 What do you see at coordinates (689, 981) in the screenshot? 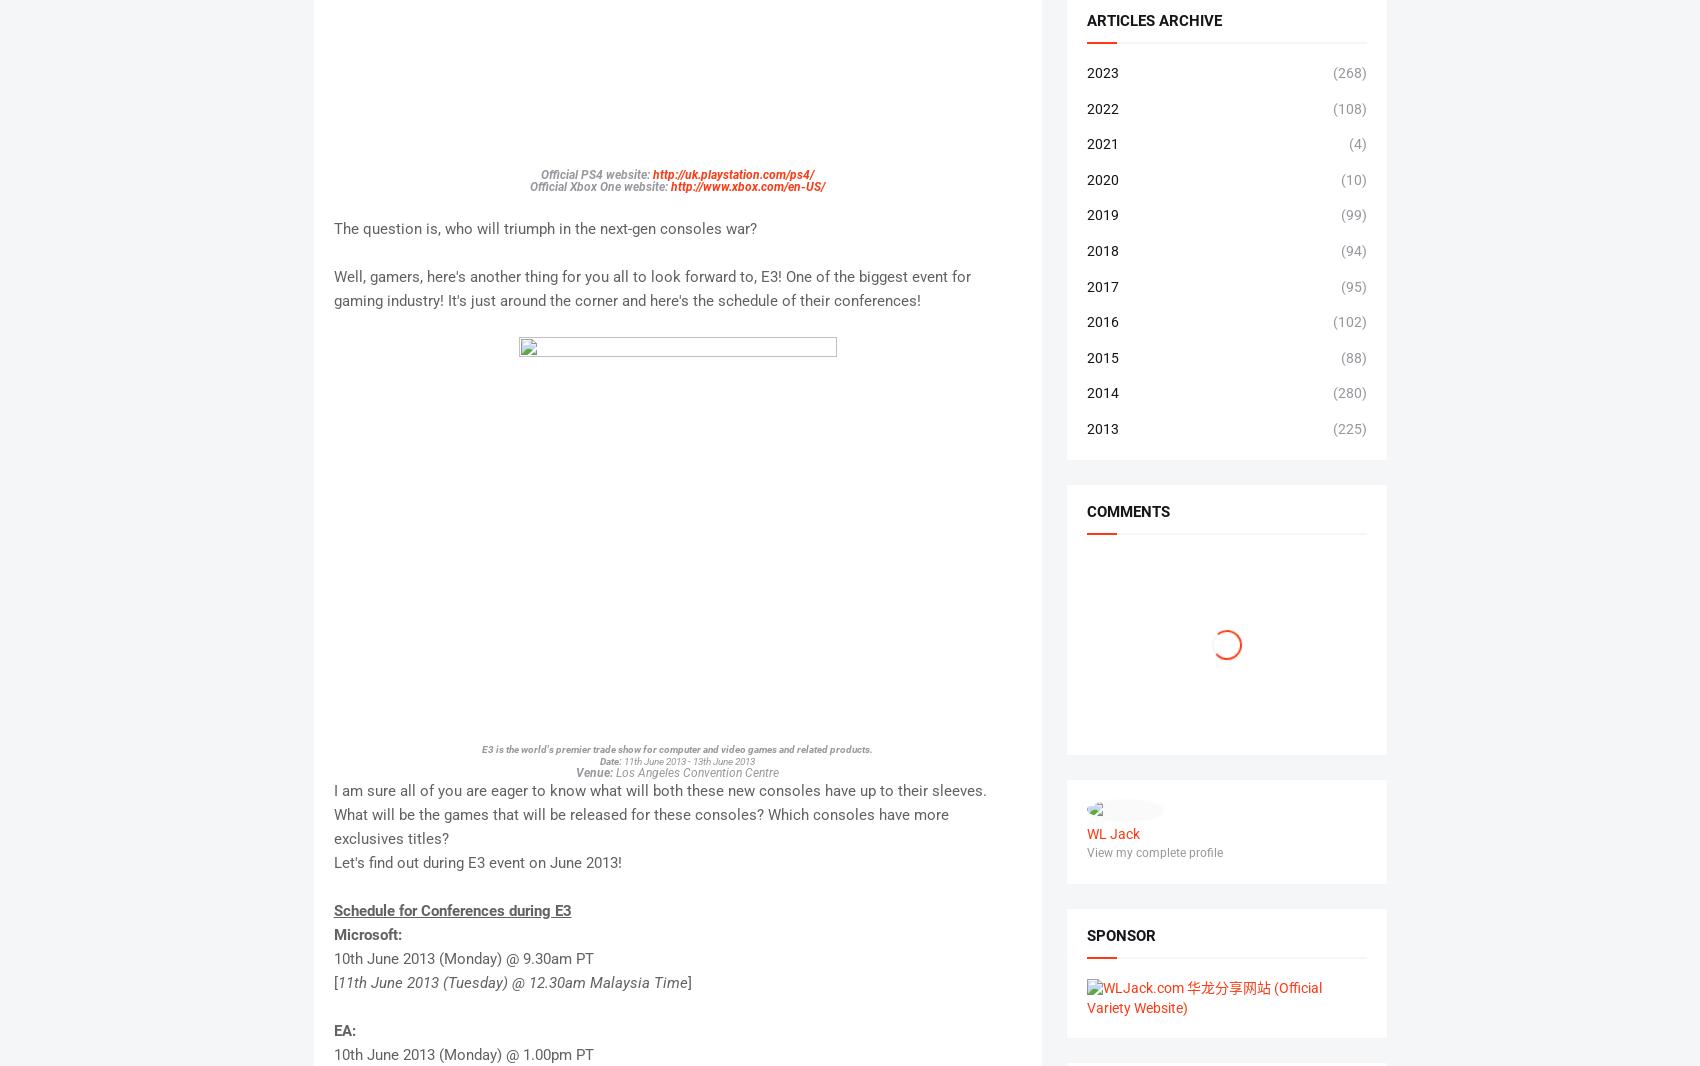
I see `']'` at bounding box center [689, 981].